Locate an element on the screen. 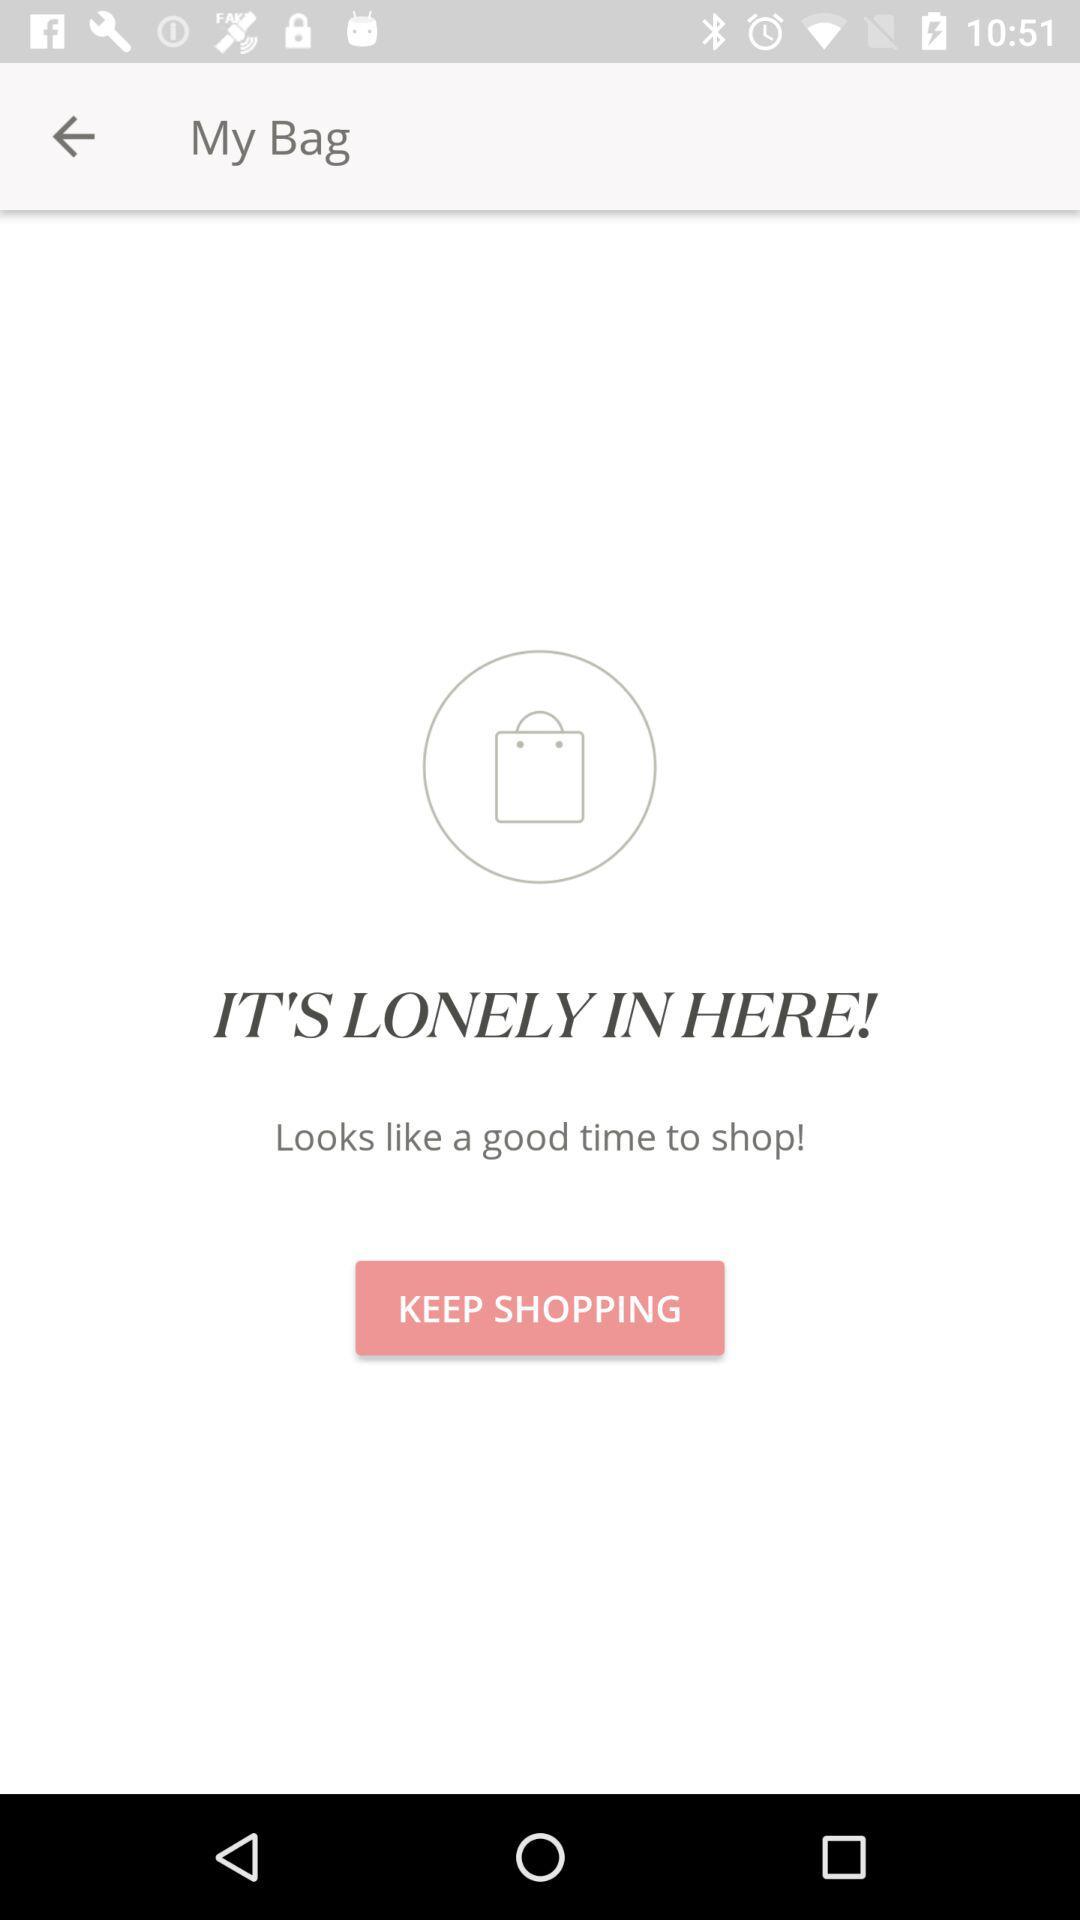 The height and width of the screenshot is (1920, 1080). the keep shopping icon is located at coordinates (540, 1308).